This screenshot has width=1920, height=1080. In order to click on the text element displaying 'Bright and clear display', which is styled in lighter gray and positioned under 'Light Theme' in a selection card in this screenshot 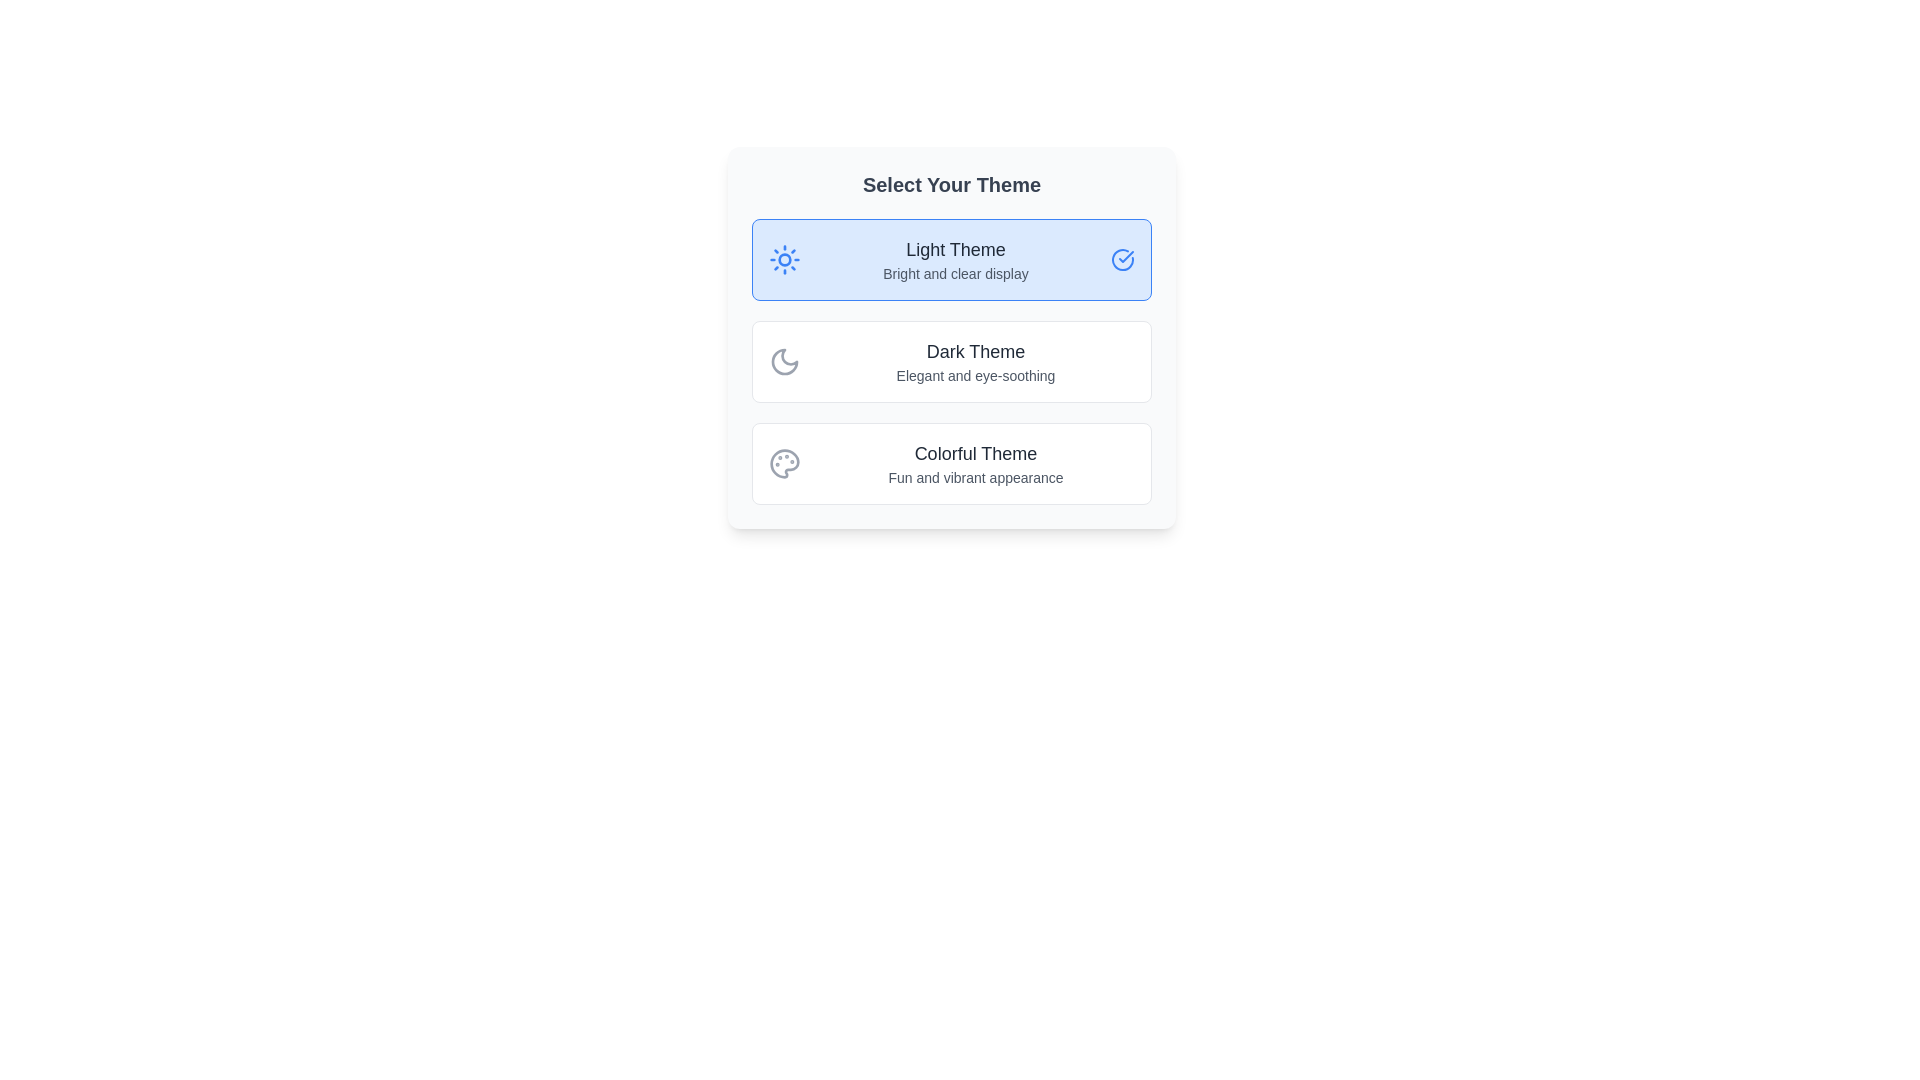, I will do `click(954, 273)`.